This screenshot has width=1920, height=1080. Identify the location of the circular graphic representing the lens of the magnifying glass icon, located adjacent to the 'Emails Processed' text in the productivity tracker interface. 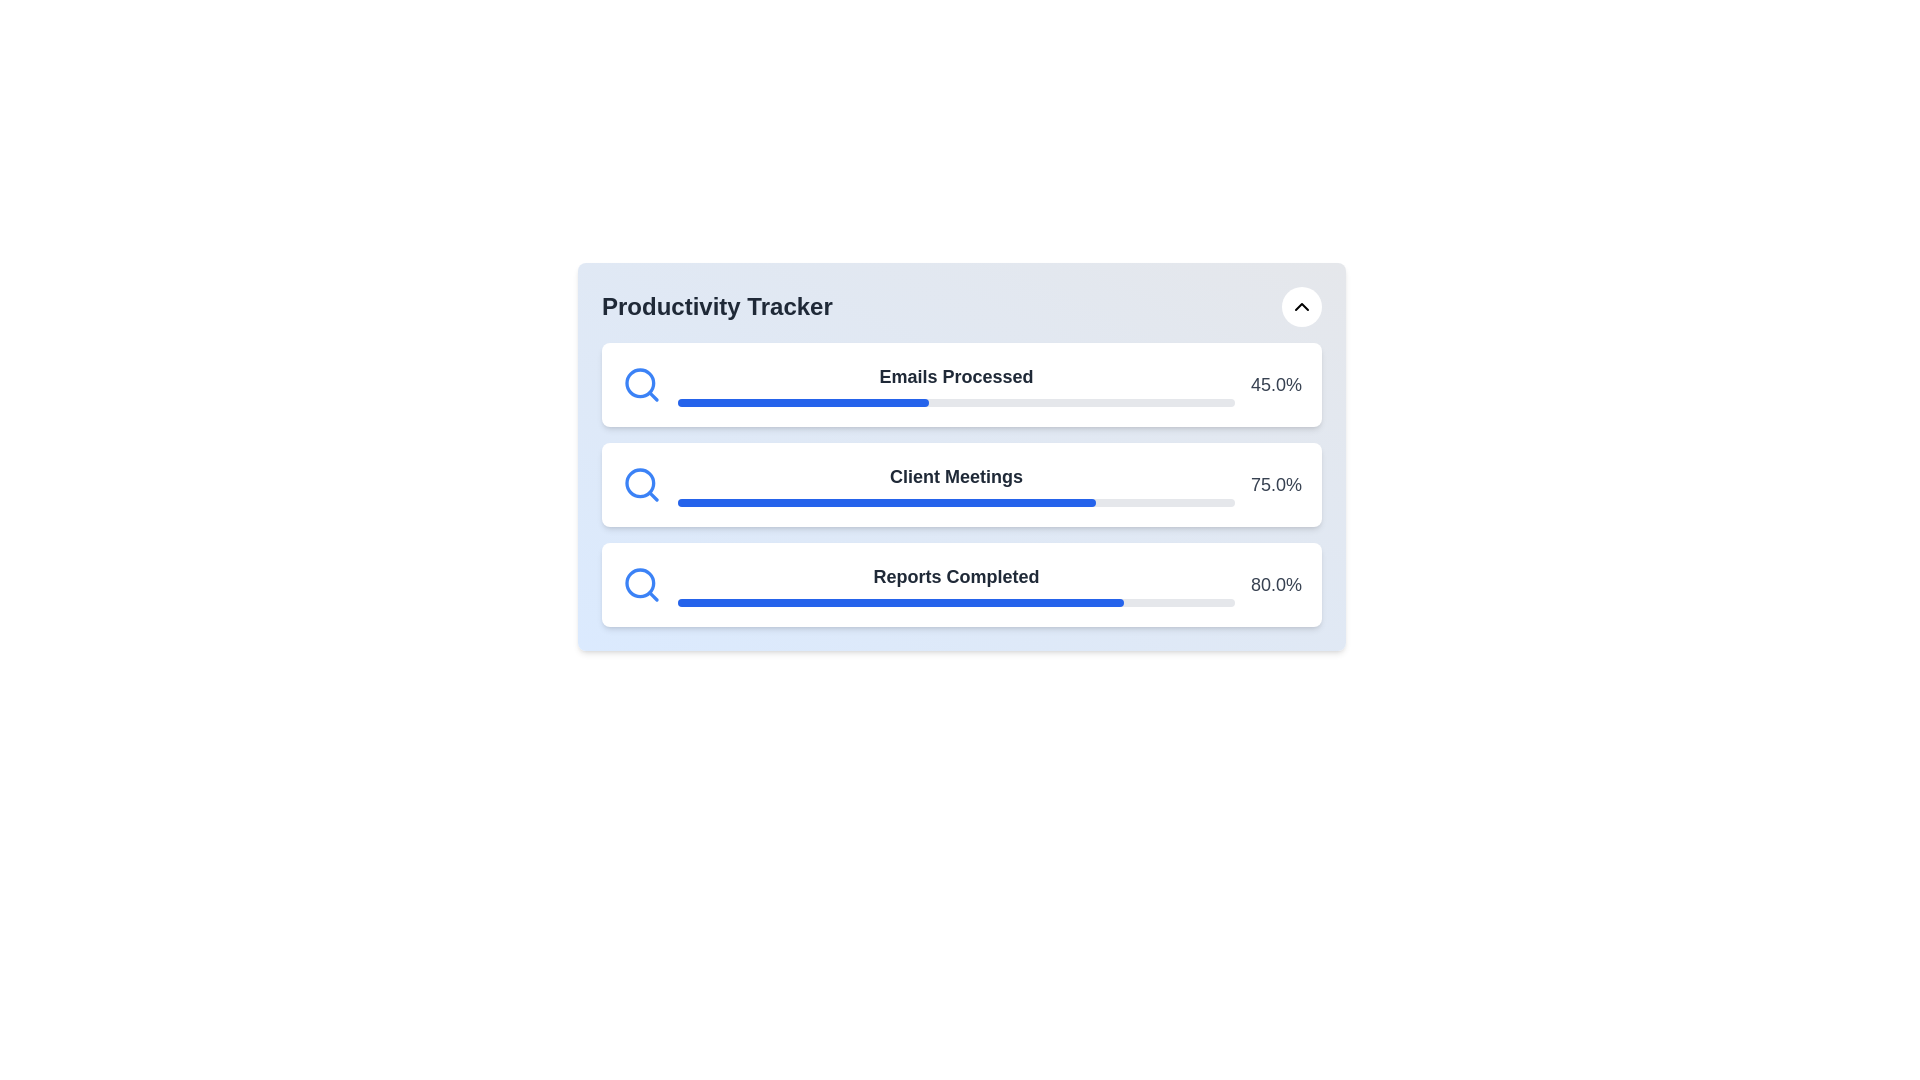
(640, 383).